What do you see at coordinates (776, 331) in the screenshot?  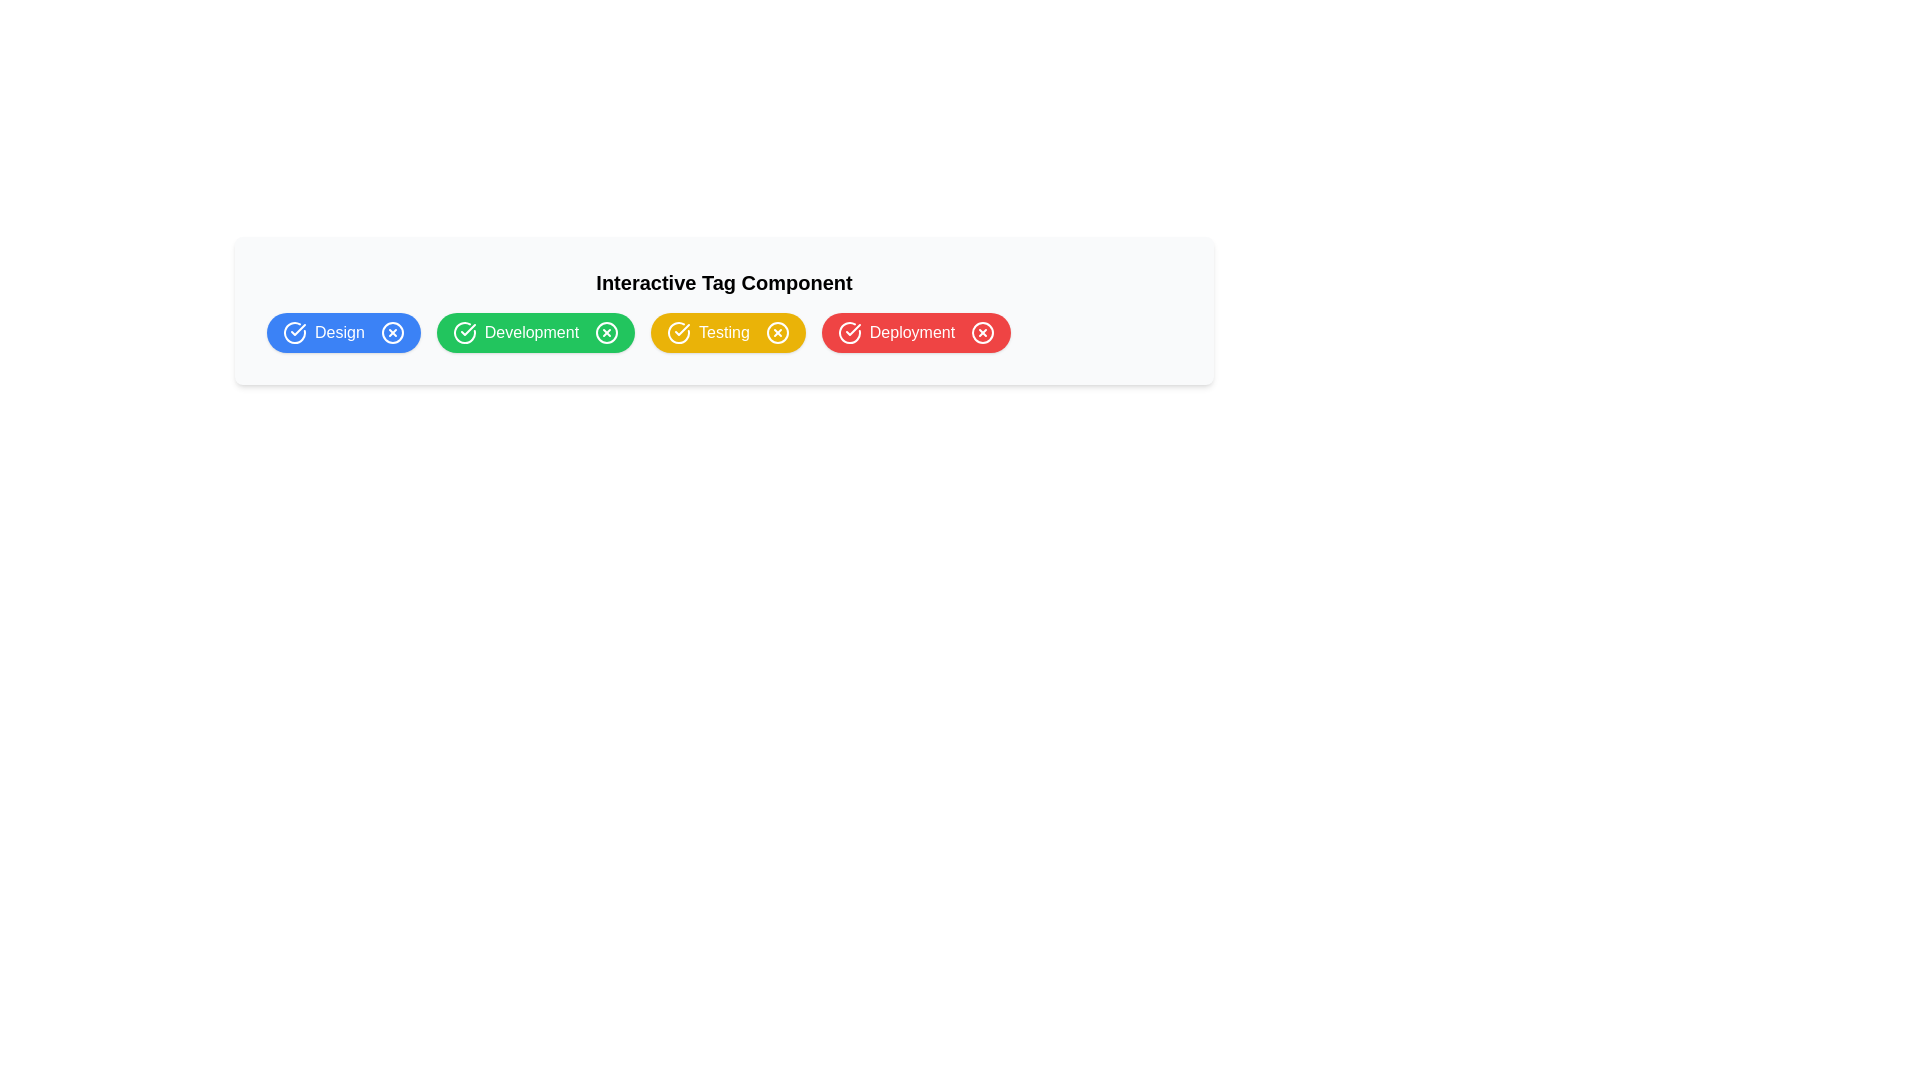 I see `the icon button with a white cross inside a white circle, located at the far-right side of the yellow 'Testing' button` at bounding box center [776, 331].